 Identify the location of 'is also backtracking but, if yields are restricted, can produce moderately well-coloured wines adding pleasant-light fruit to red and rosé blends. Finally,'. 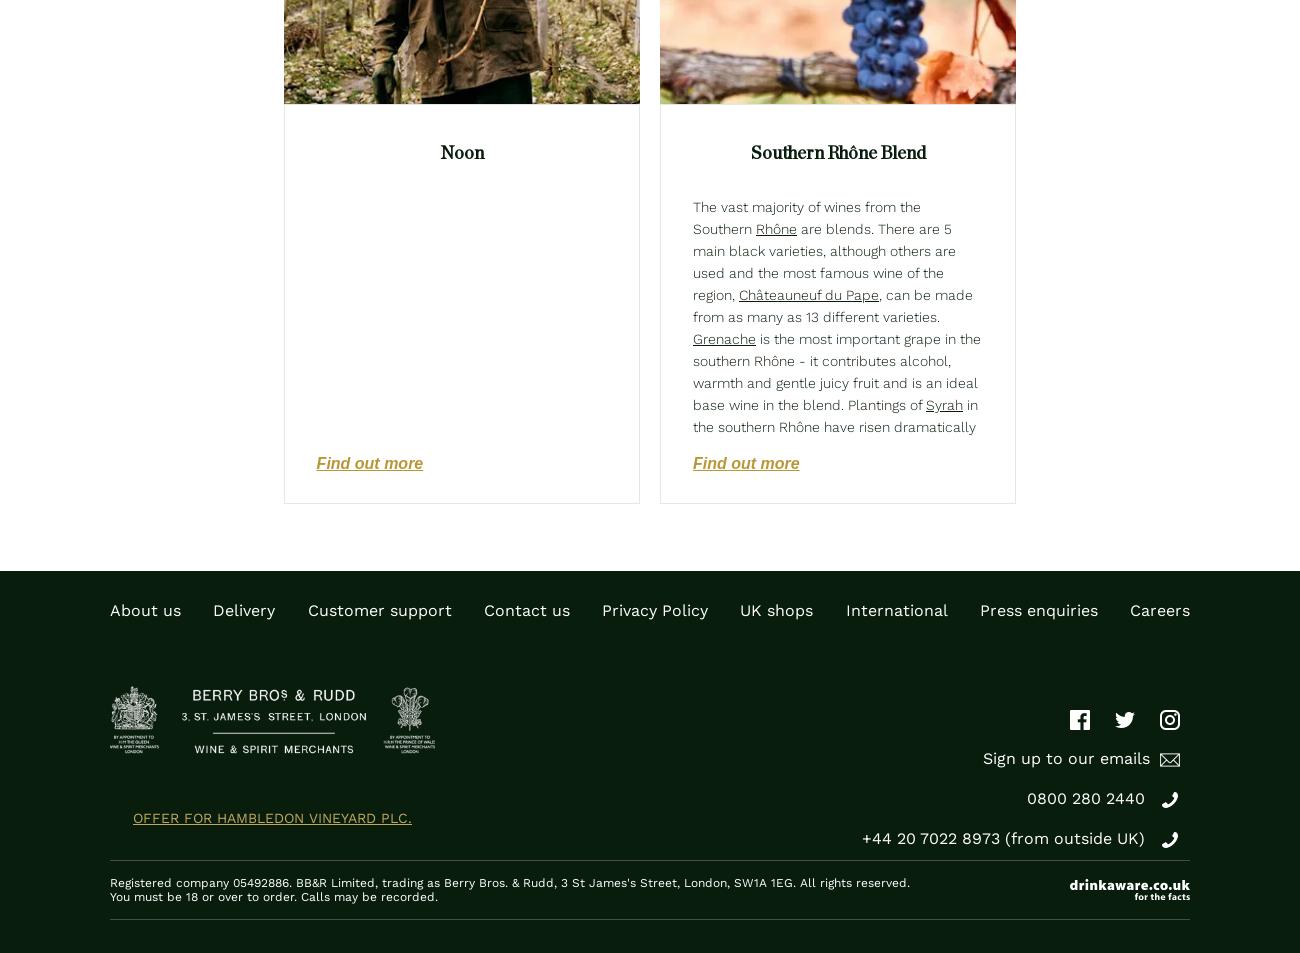
(837, 679).